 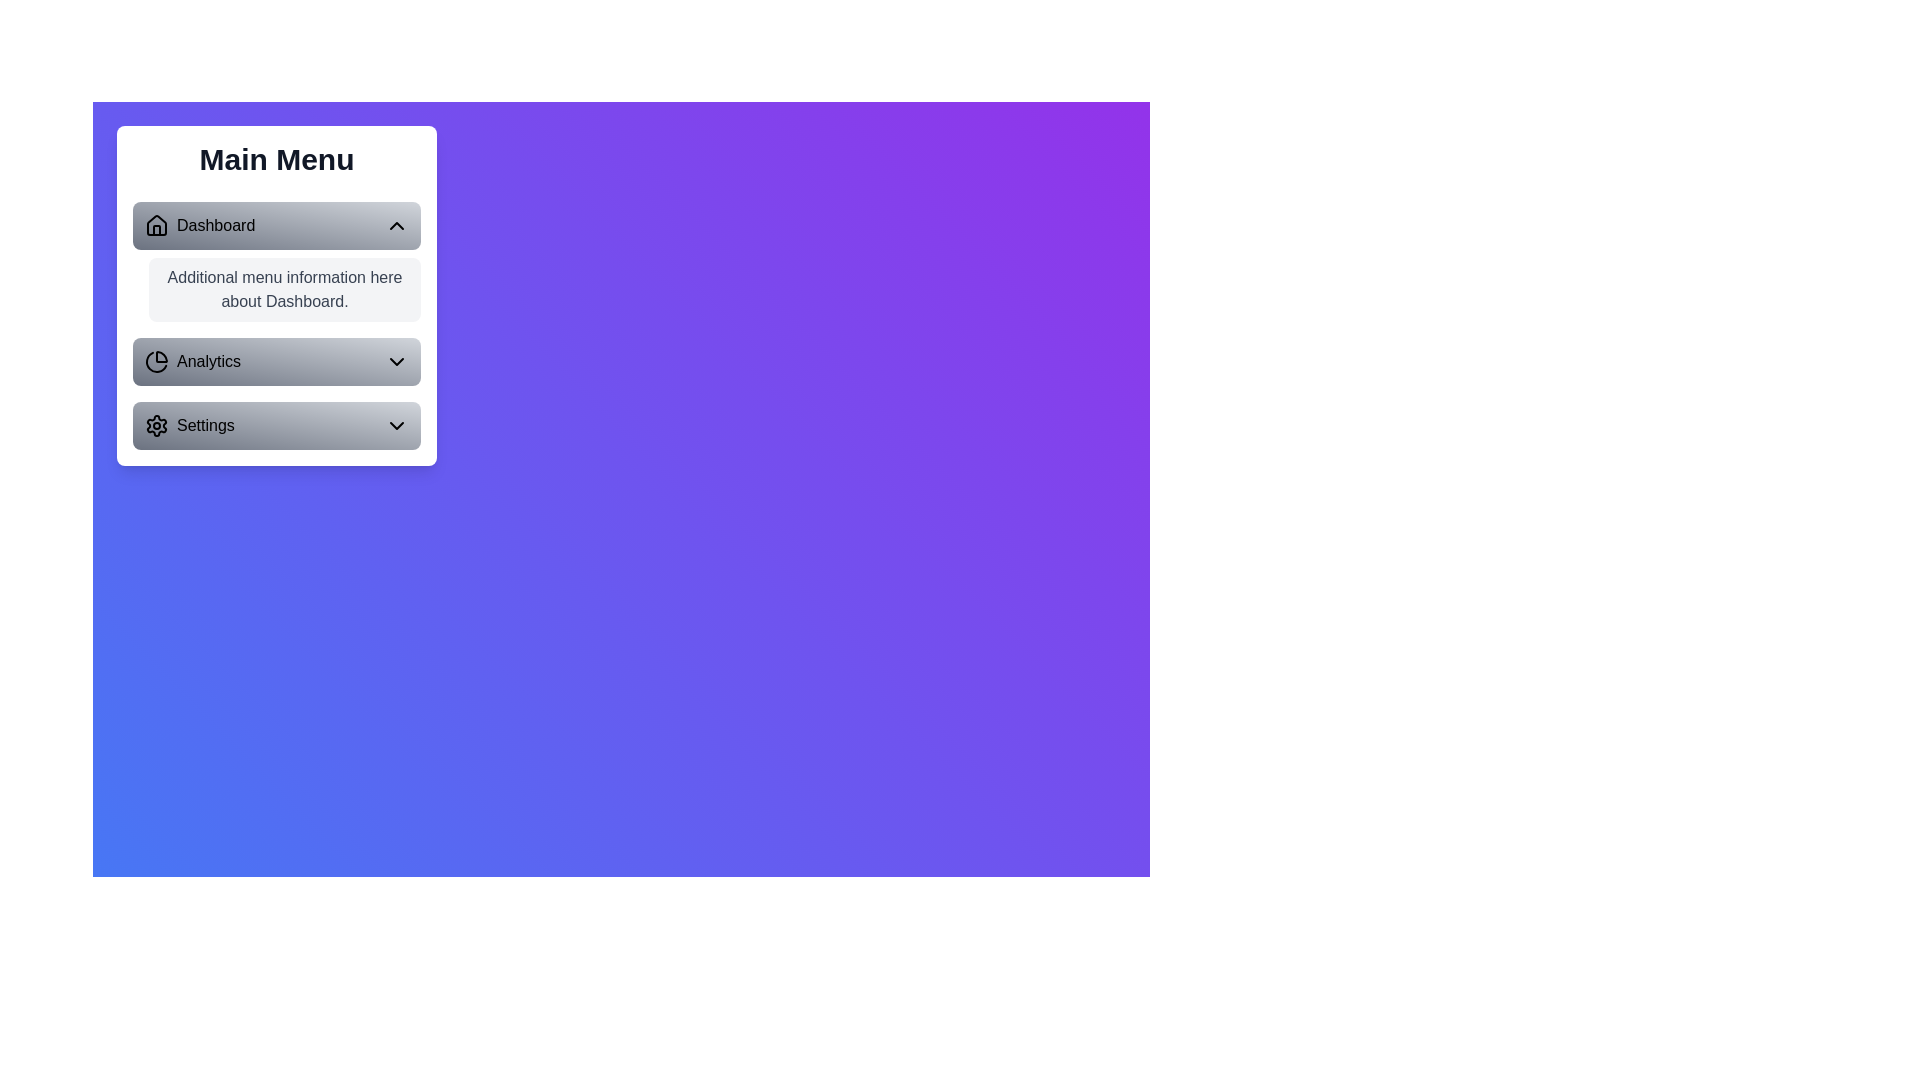 What do you see at coordinates (156, 424) in the screenshot?
I see `the 'Settings' icon located at the bottom of the main navigation menu` at bounding box center [156, 424].